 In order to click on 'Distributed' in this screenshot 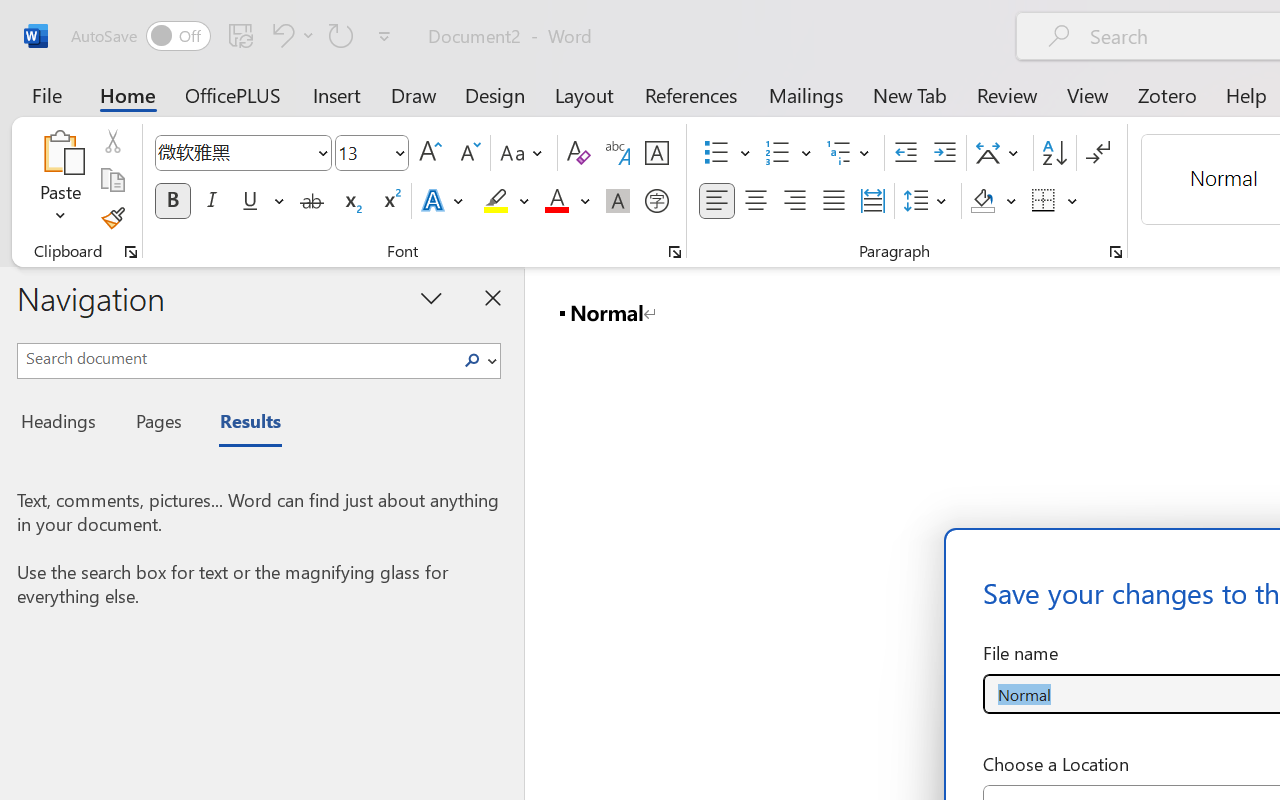, I will do `click(872, 201)`.